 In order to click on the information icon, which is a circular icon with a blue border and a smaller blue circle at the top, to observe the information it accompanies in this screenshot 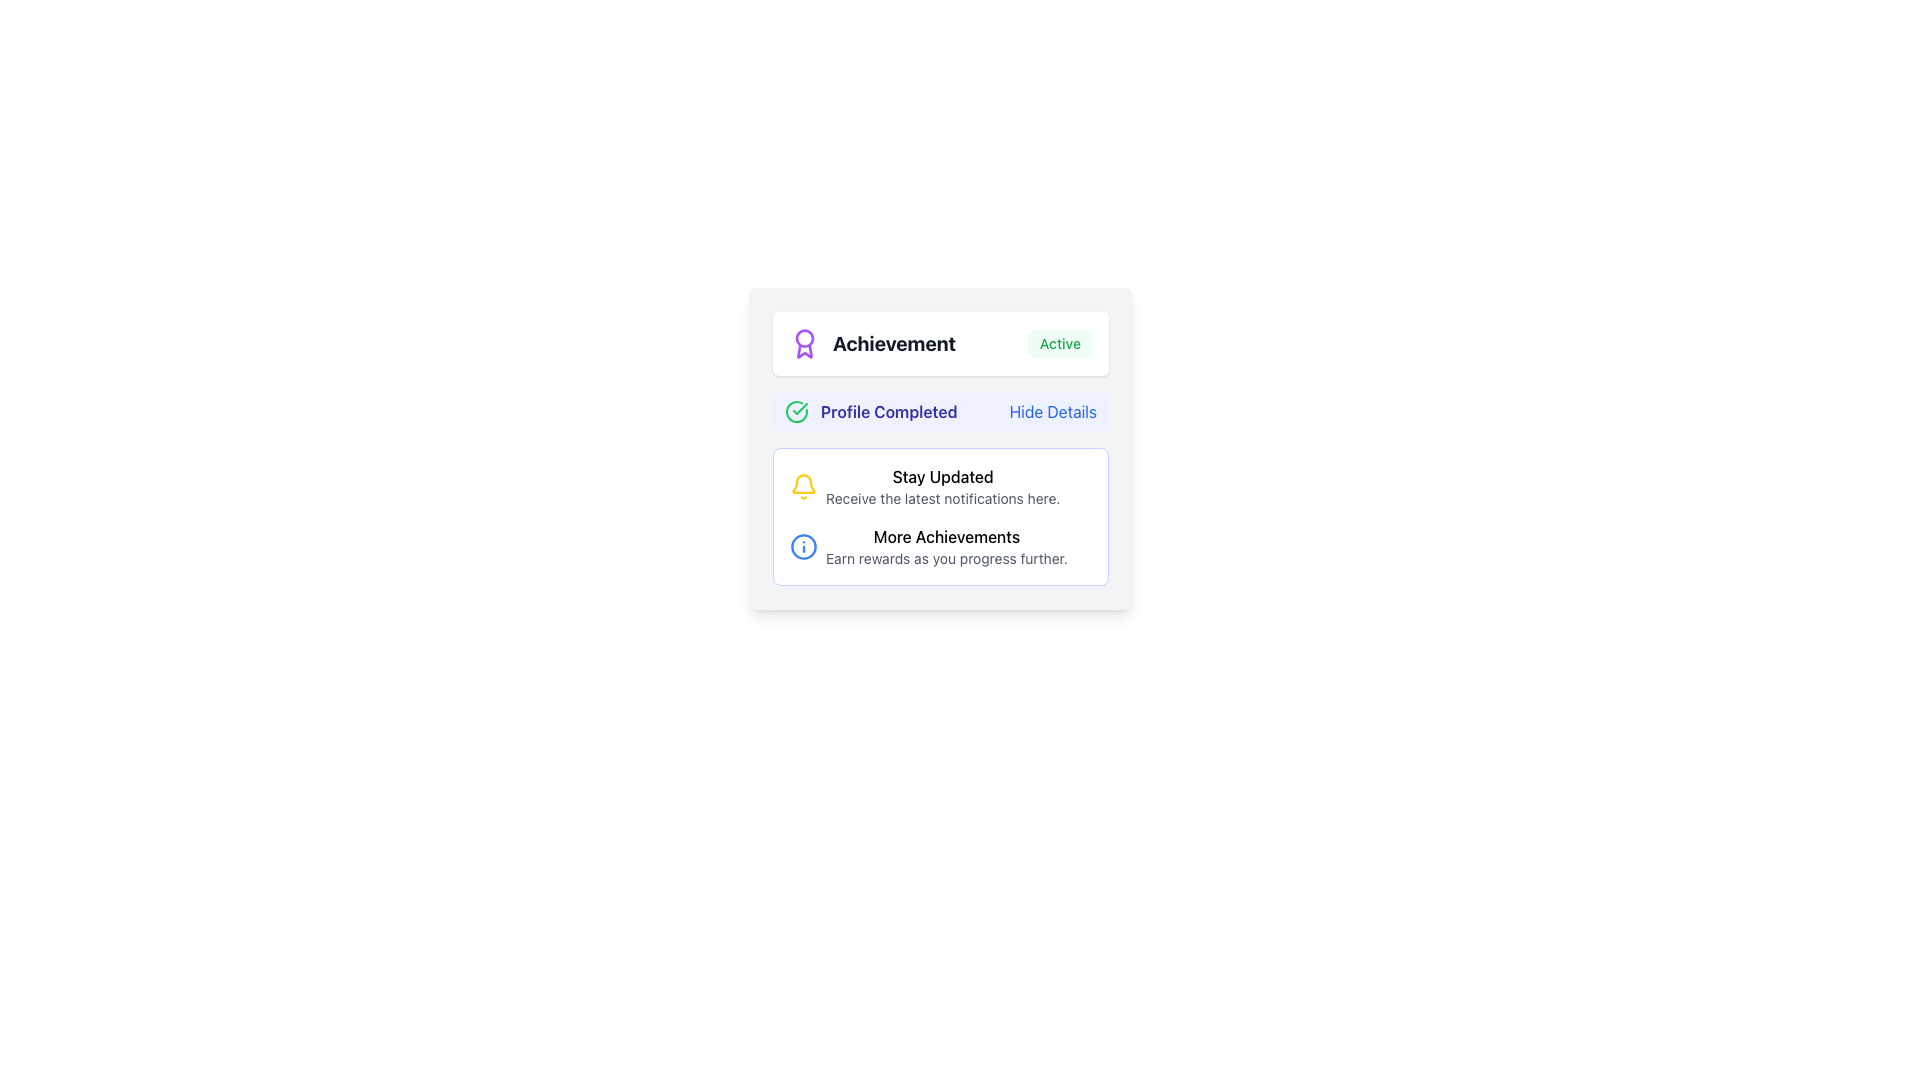, I will do `click(804, 547)`.